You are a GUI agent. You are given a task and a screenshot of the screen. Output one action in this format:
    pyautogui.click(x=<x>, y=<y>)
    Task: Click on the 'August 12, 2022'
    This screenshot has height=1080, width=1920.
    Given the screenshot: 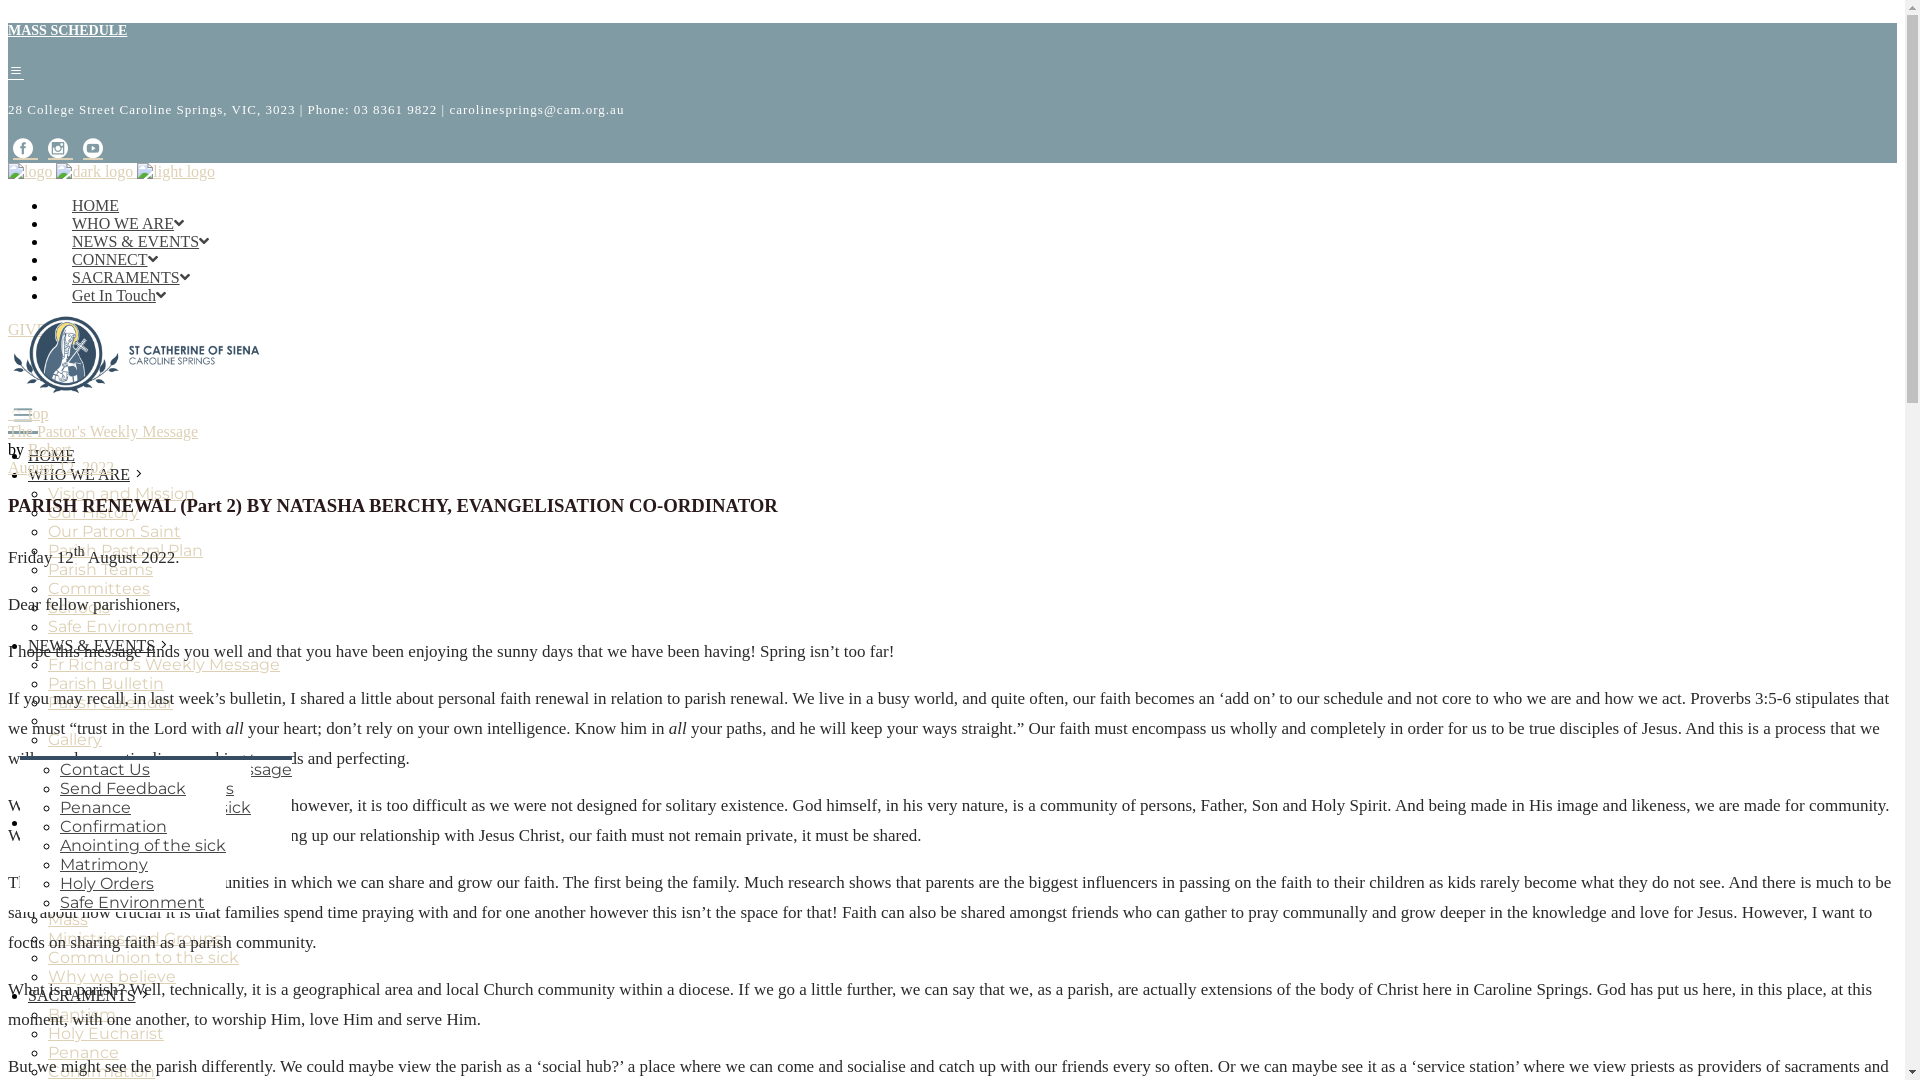 What is the action you would take?
    pyautogui.click(x=61, y=467)
    